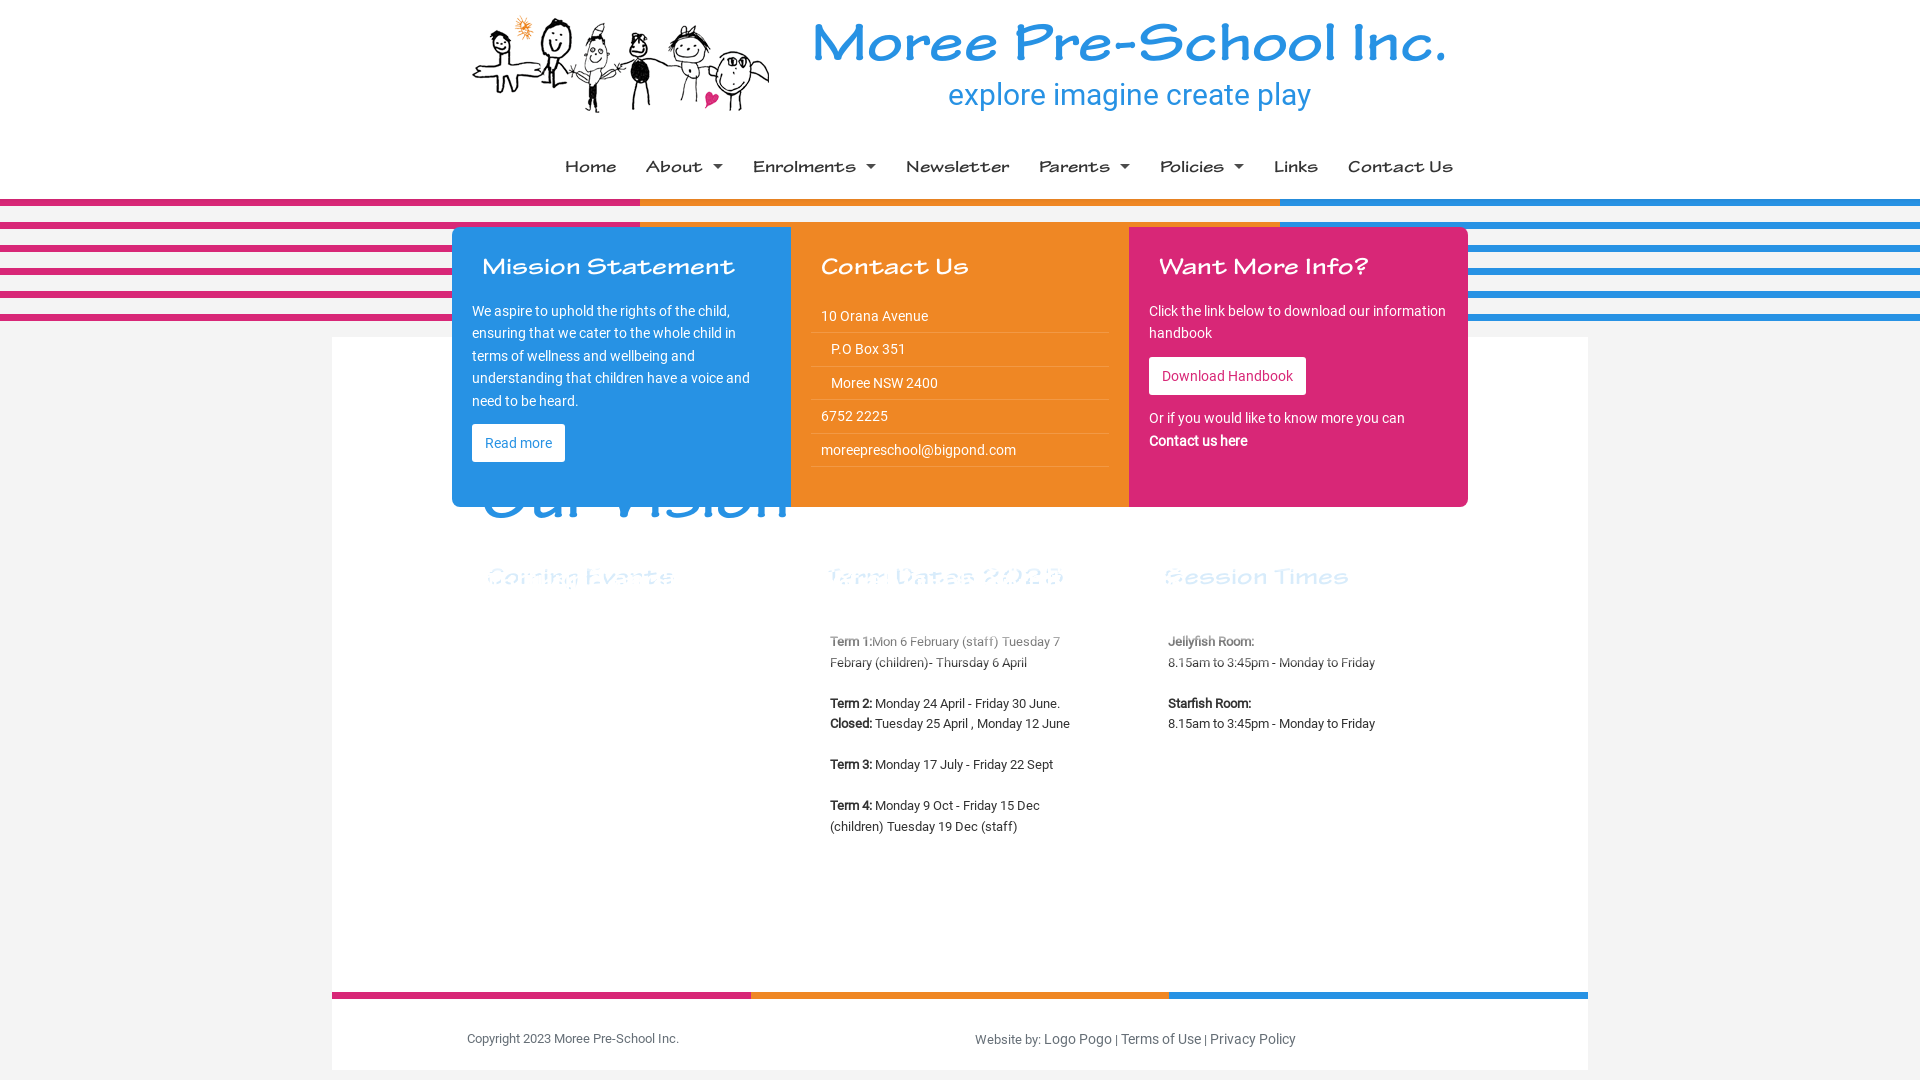 This screenshot has height=1080, width=1920. I want to click on 'Information Handbook', so click(1083, 301).